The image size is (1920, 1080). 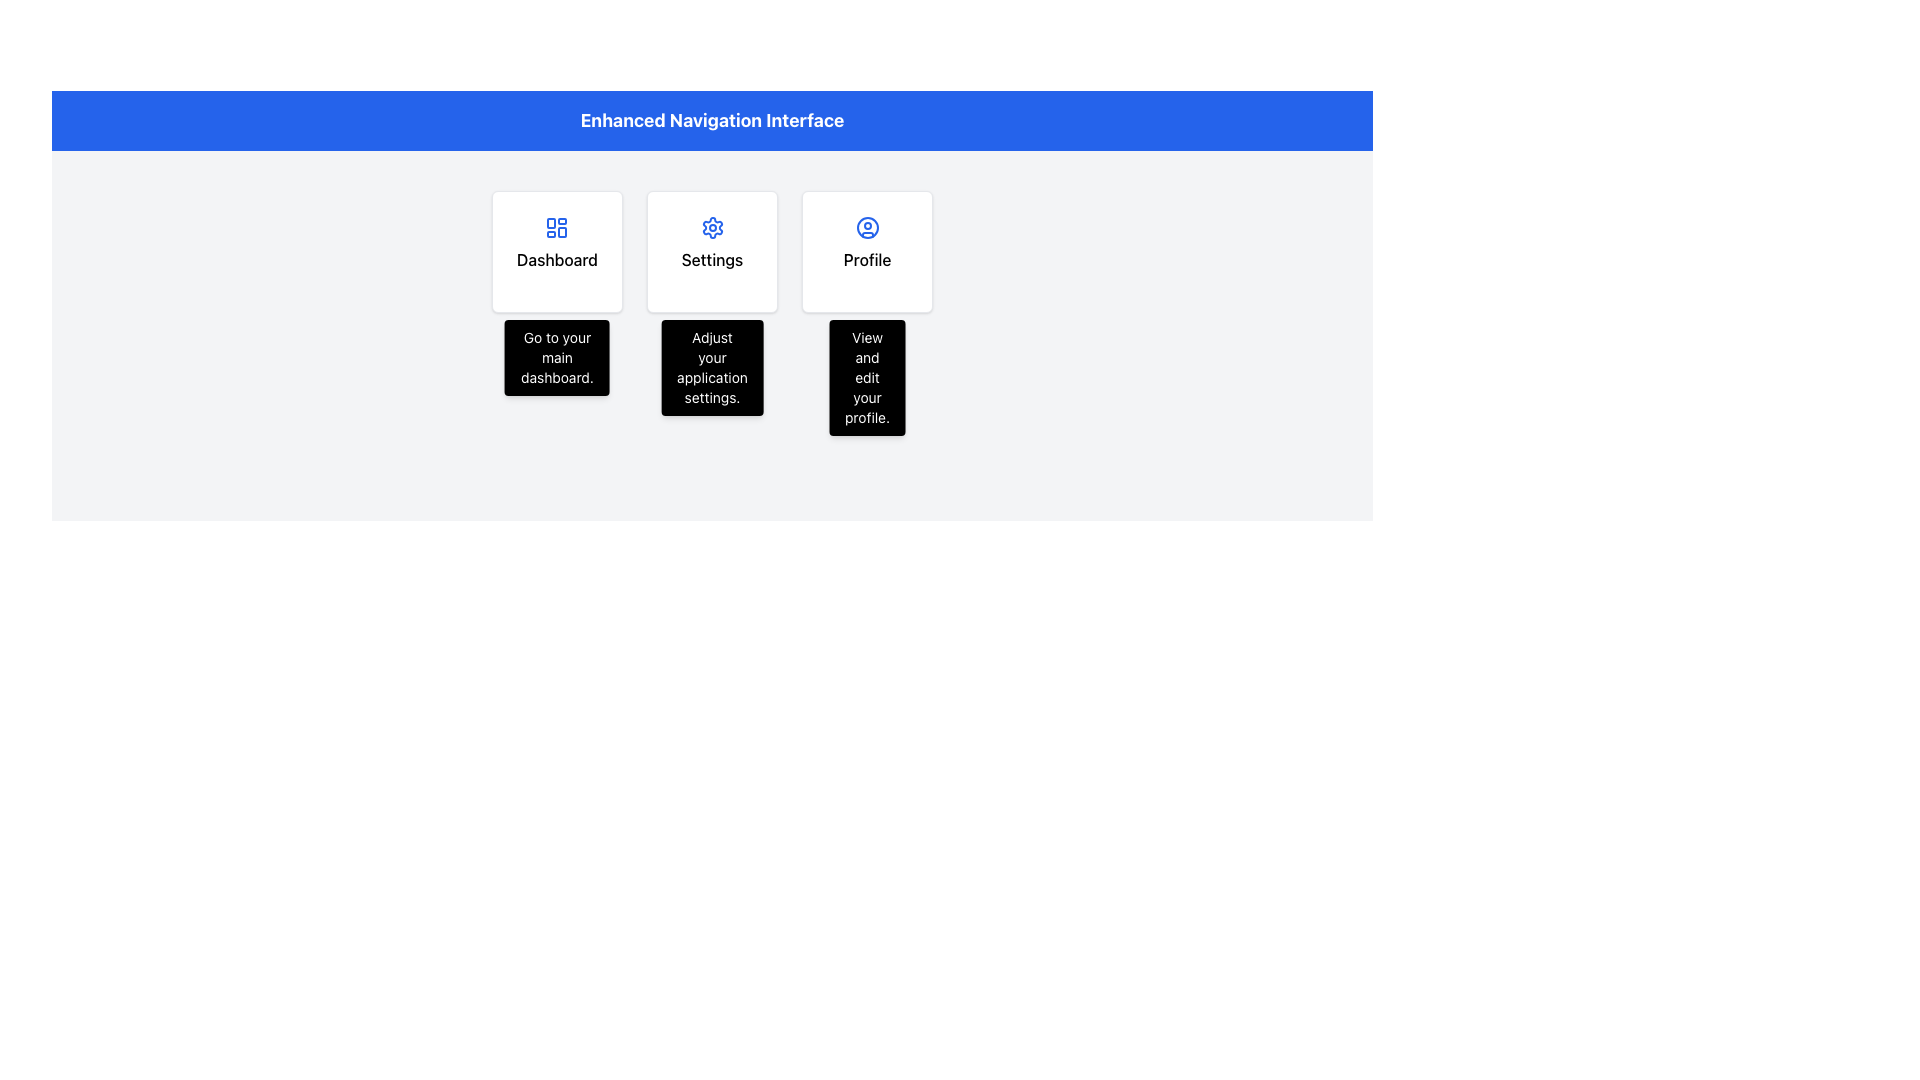 What do you see at coordinates (867, 226) in the screenshot?
I see `the user profile icon, which is a blue graphical representation of a head and shoulders, located at the top center of the 'Profile' card` at bounding box center [867, 226].